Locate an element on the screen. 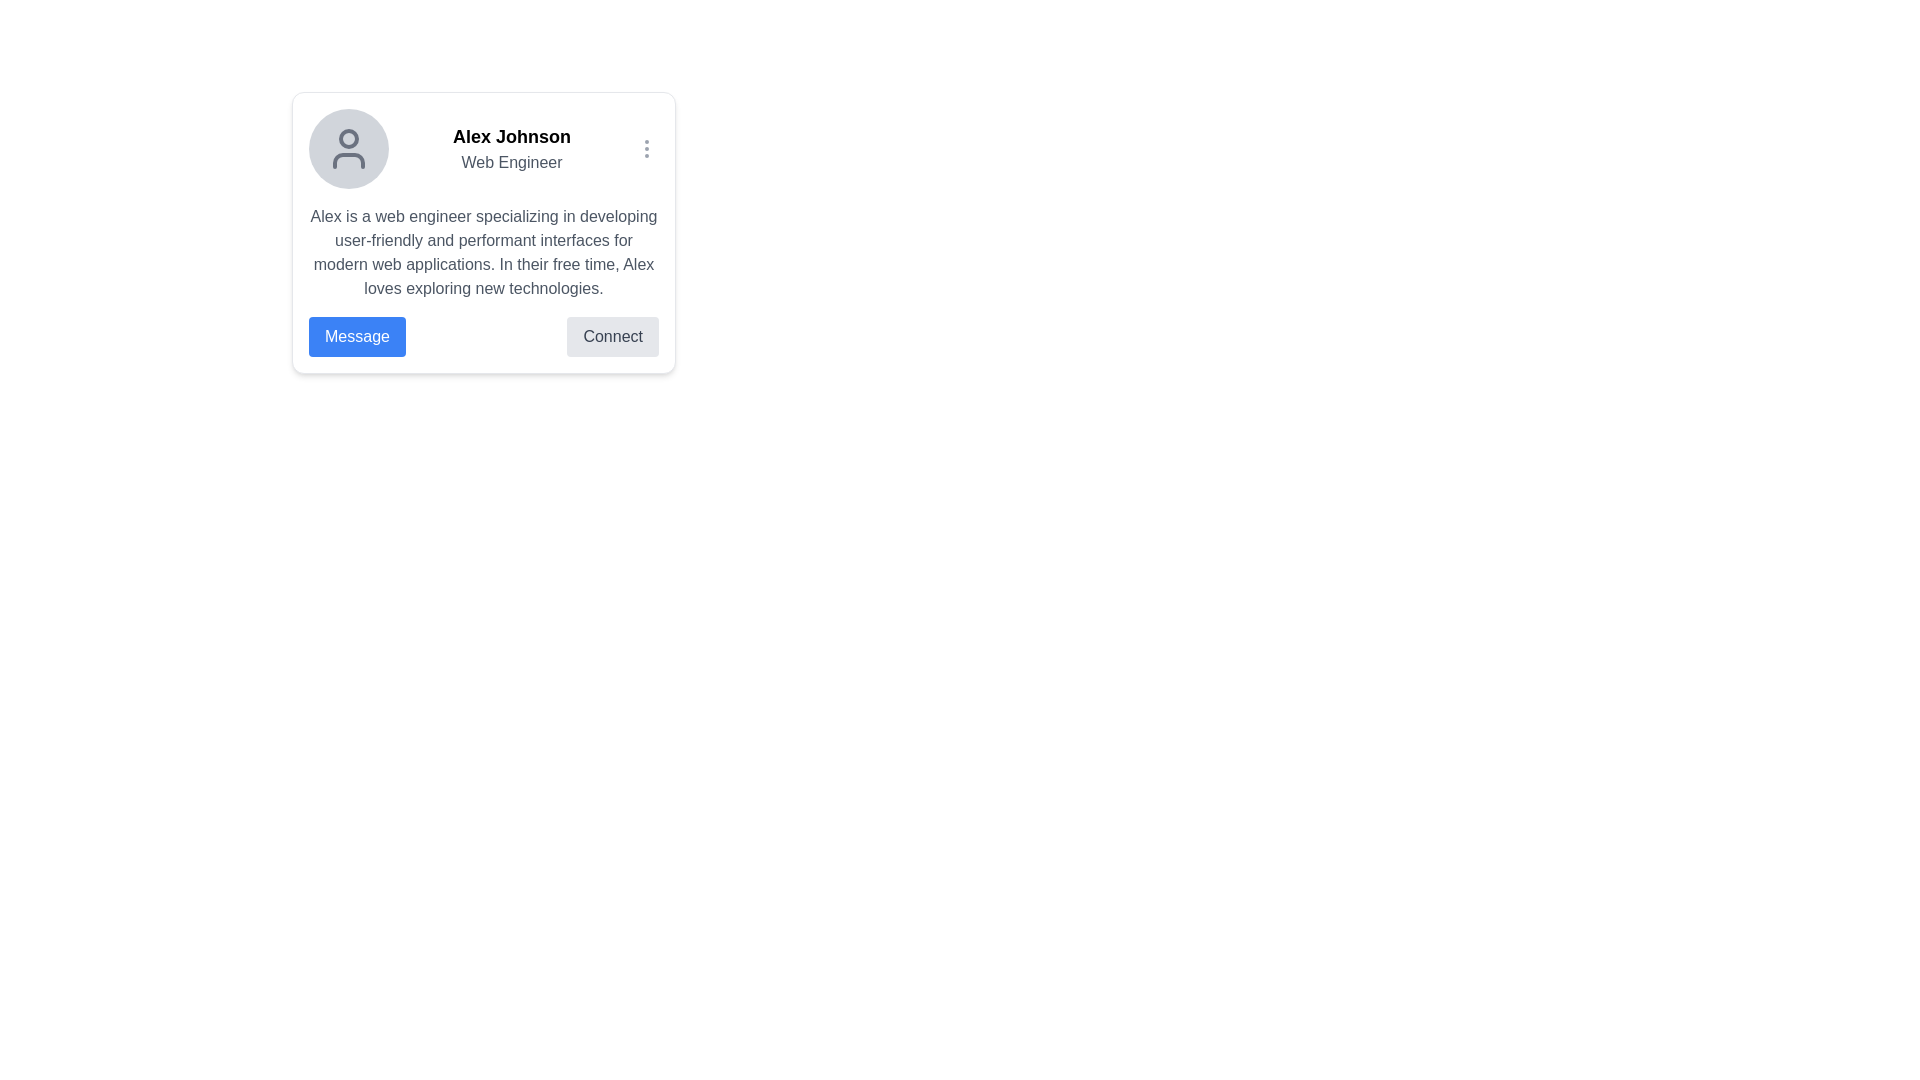  the SVG graphic representing a user icon, which is centered within a light-gray circular background and positioned near the top-left corner of Alex Johnson's profile card is located at coordinates (349, 148).